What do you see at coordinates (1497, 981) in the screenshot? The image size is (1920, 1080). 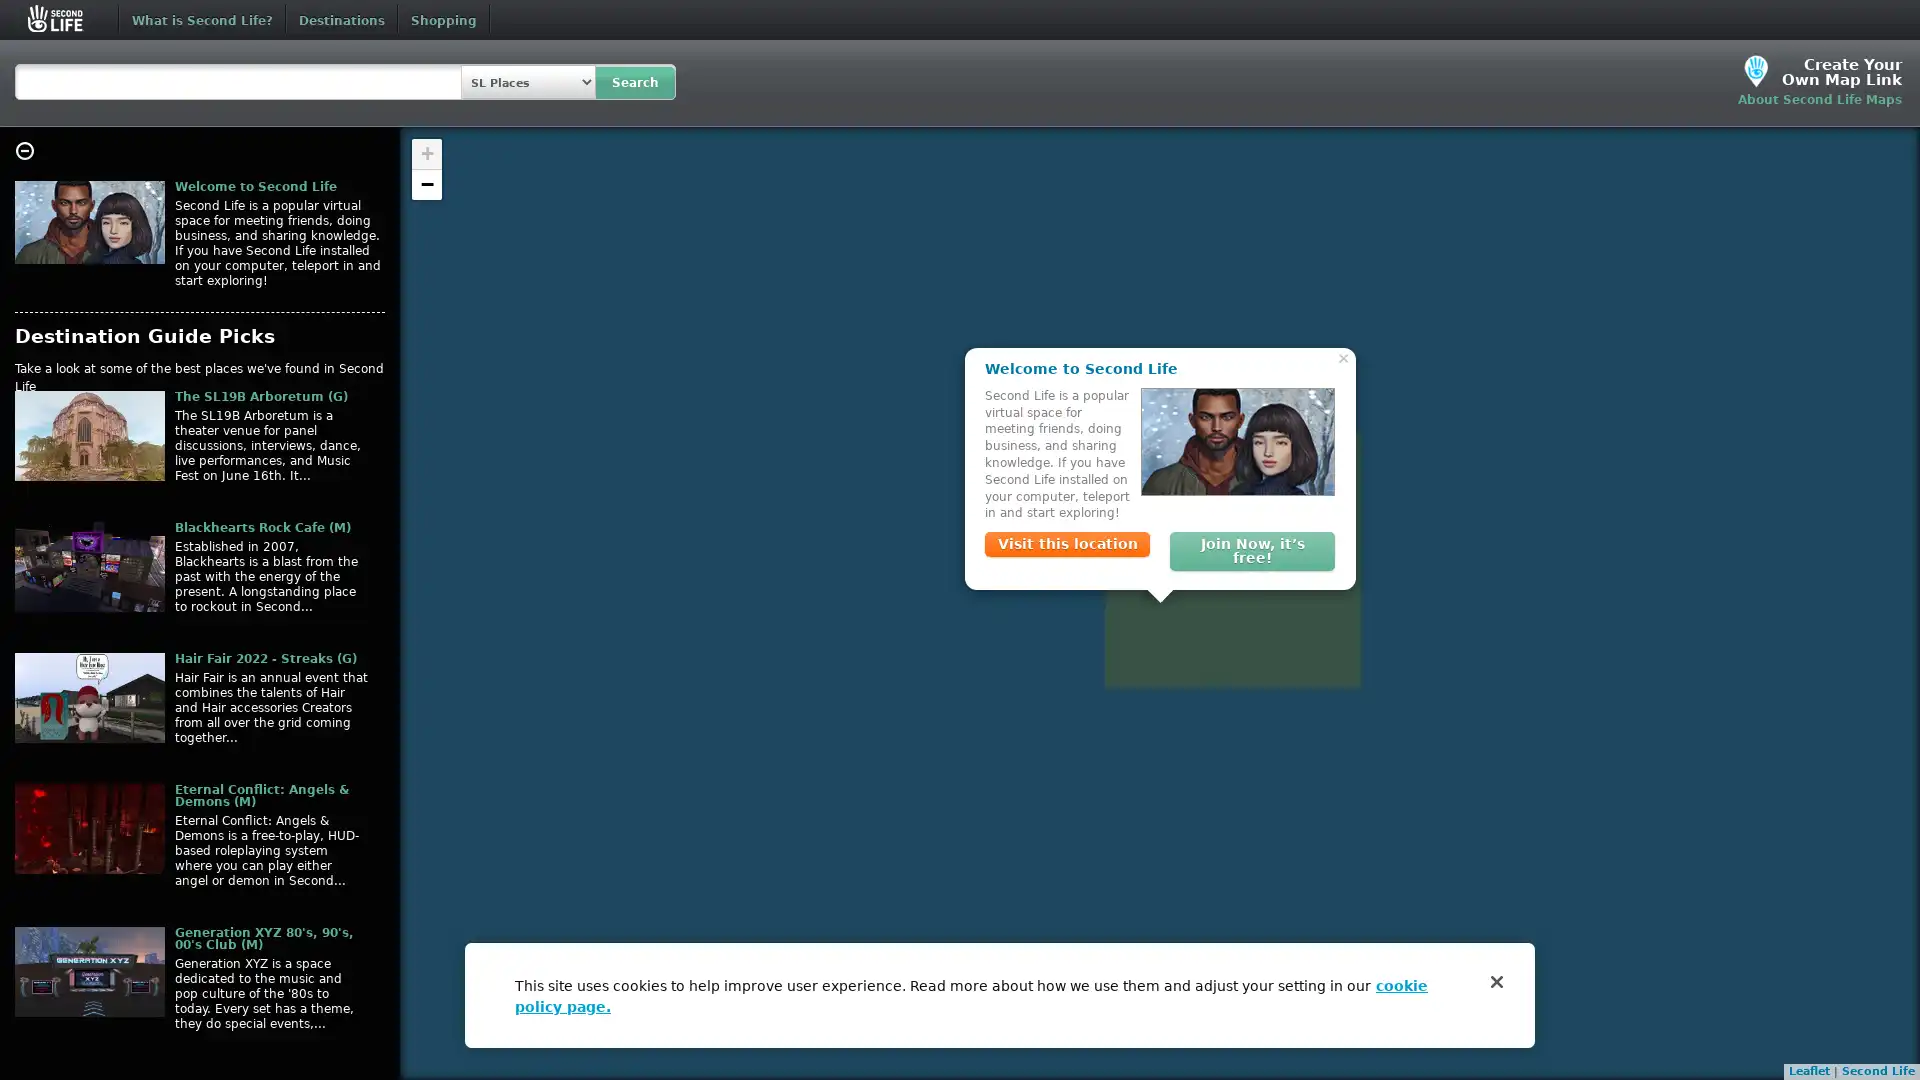 I see `Close` at bounding box center [1497, 981].